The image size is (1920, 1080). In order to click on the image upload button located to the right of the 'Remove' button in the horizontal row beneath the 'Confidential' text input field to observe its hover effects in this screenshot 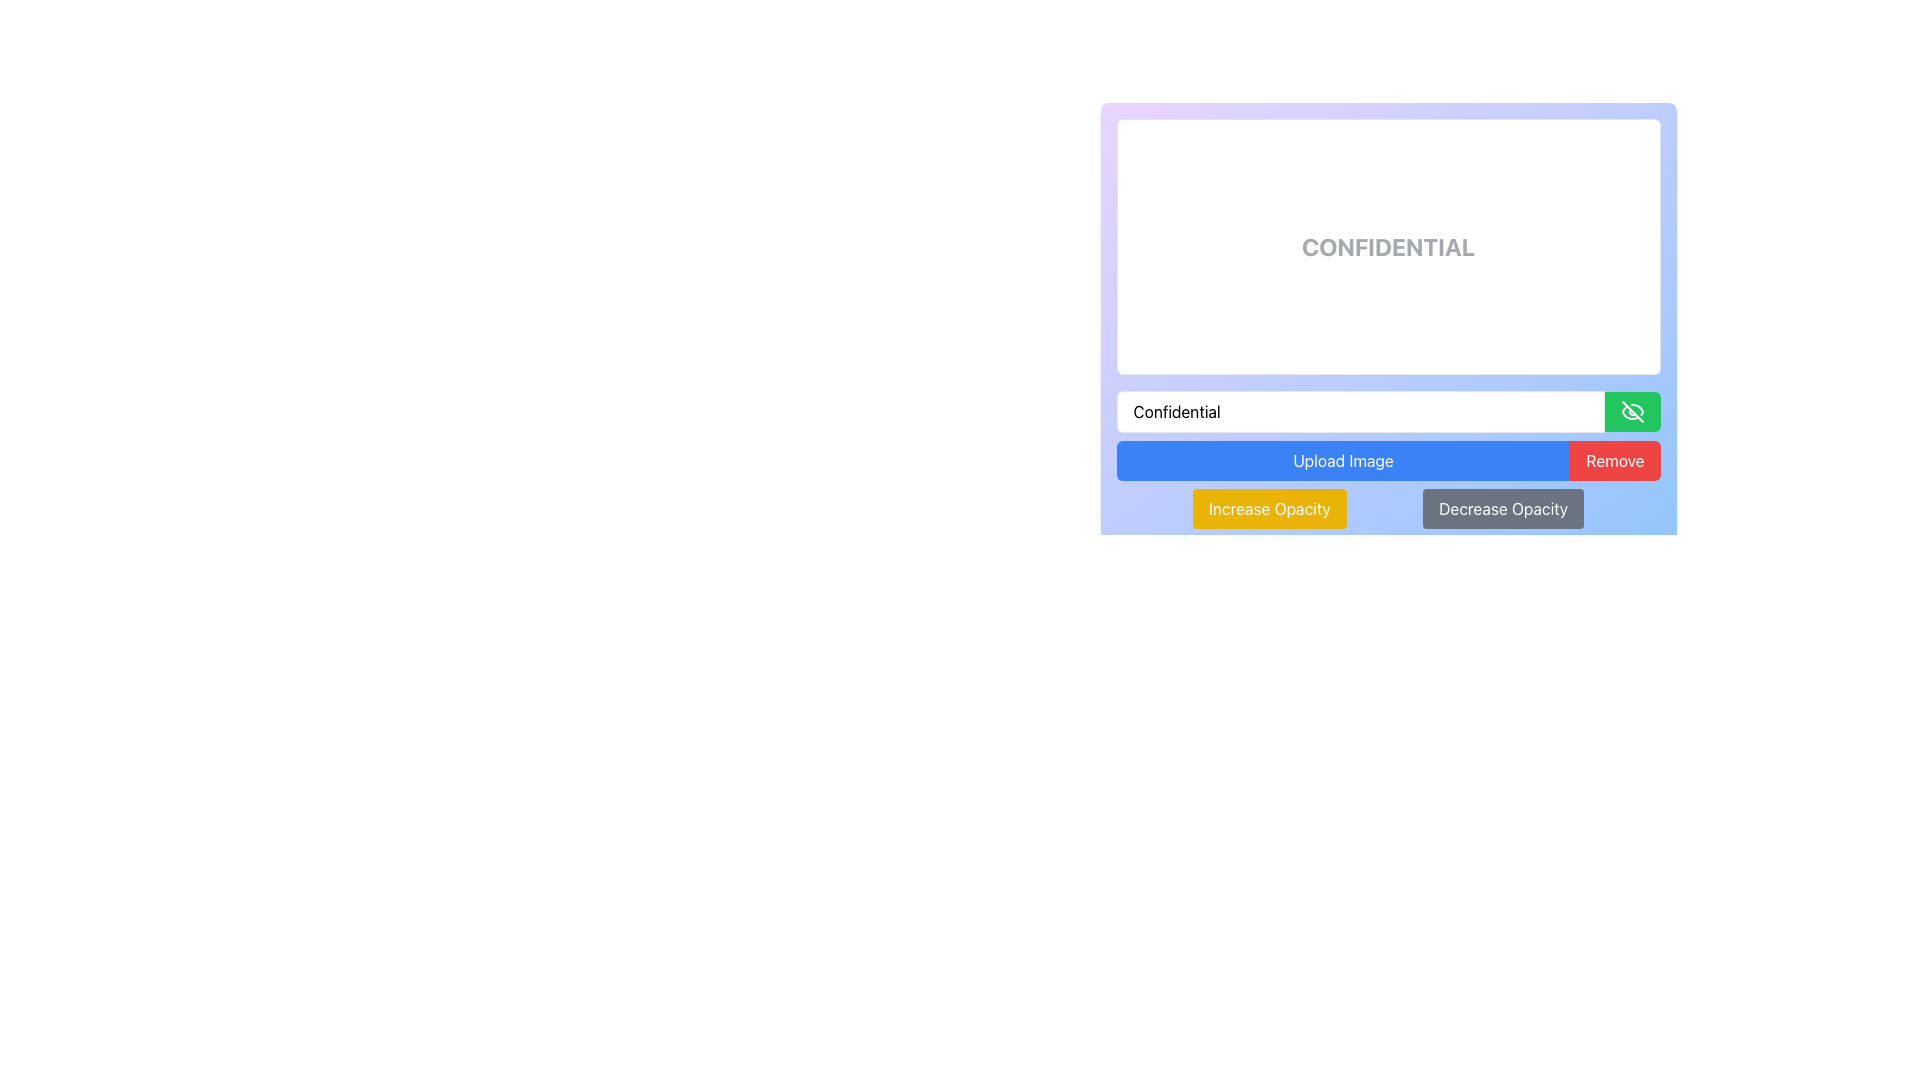, I will do `click(1387, 461)`.